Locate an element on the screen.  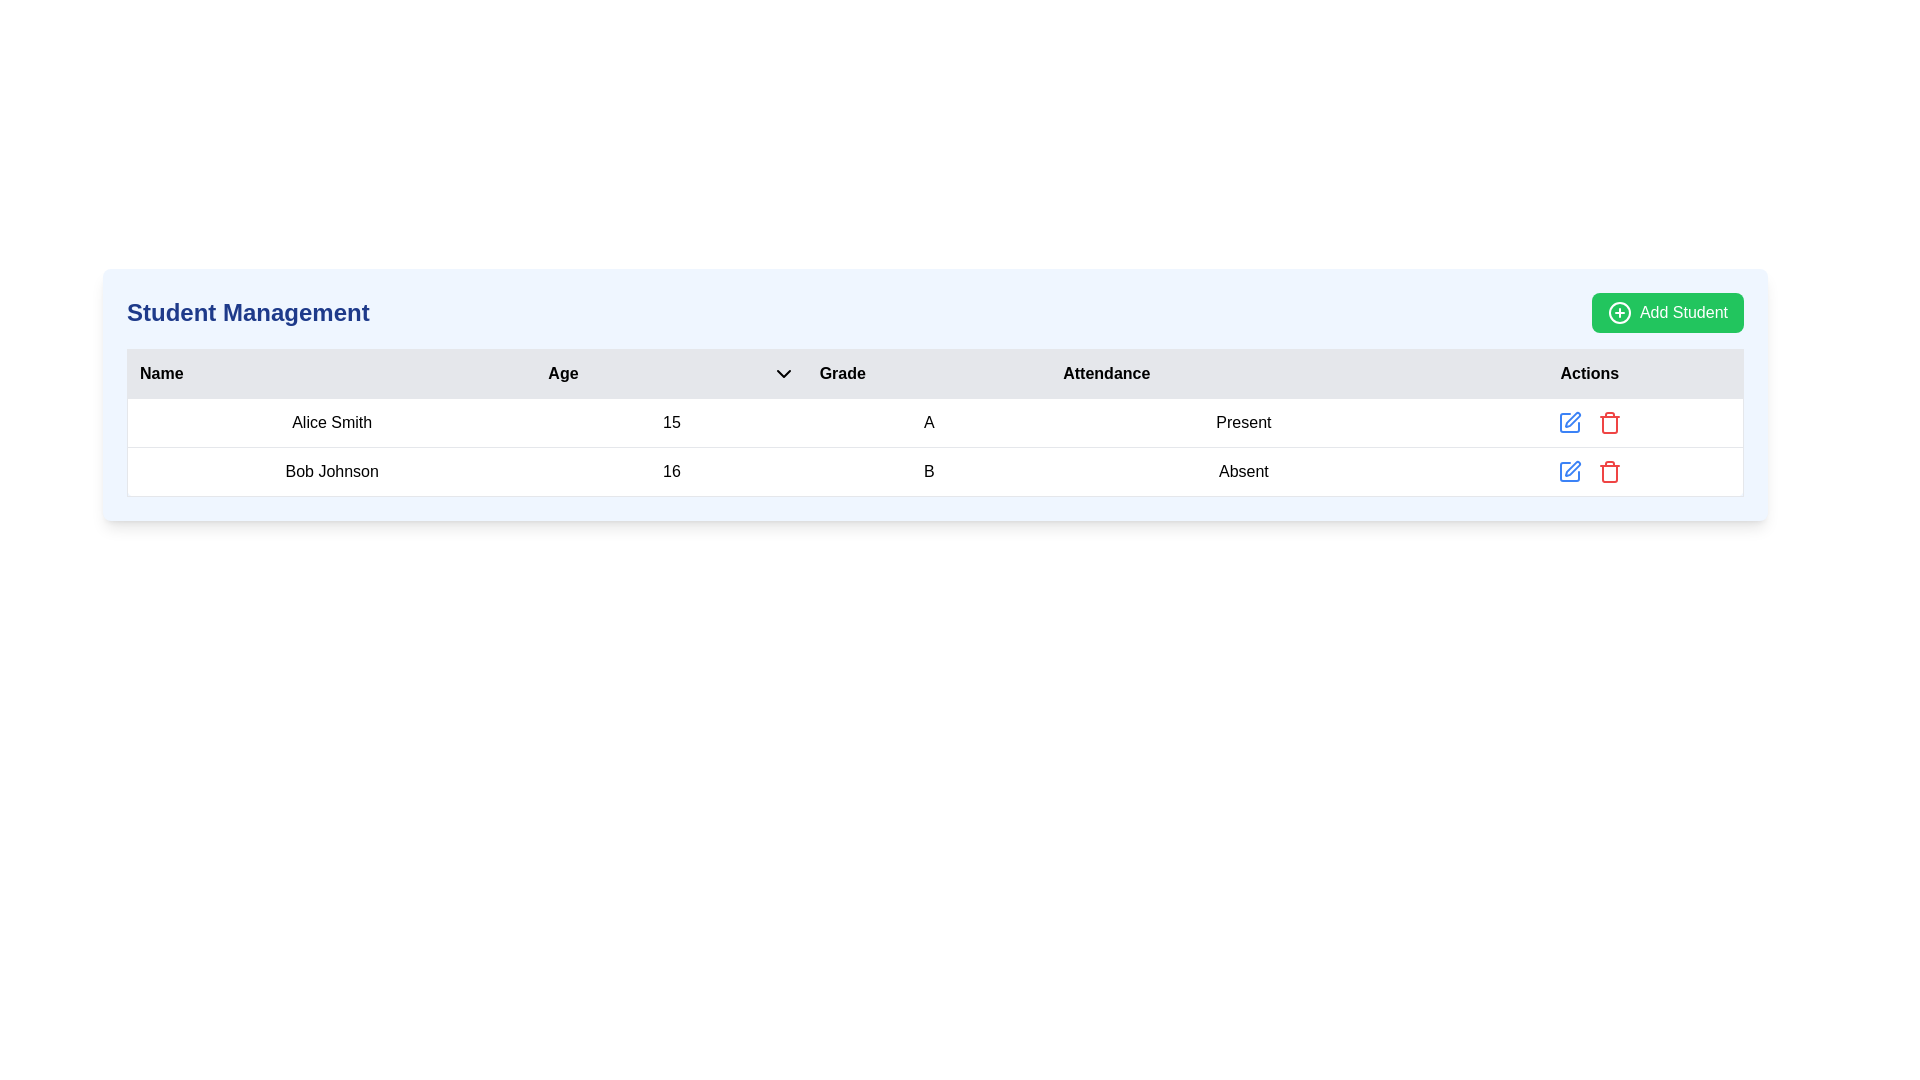
value displayed in the 'Grade' column for student Alice Smith, which is located in the third cell of the first row of the table is located at coordinates (928, 422).